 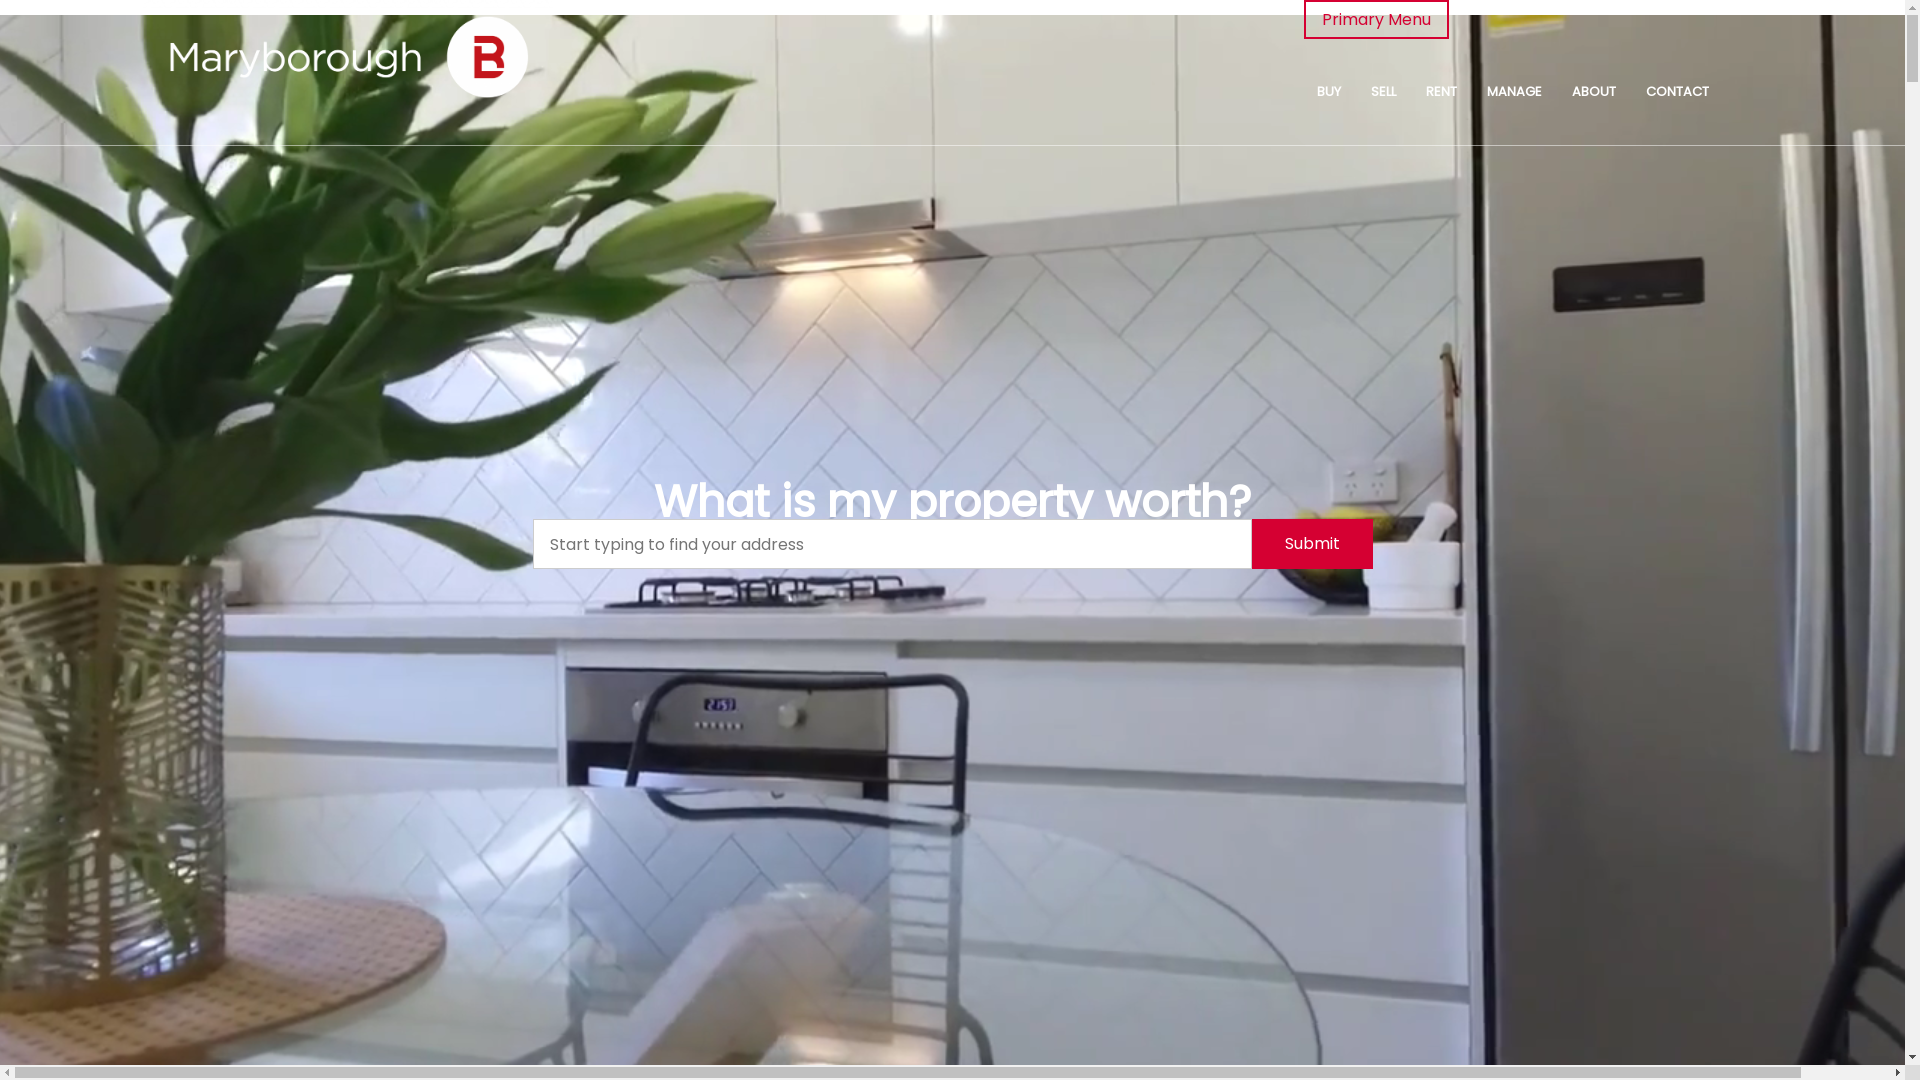 I want to click on 'CONTACT', so click(x=1677, y=92).